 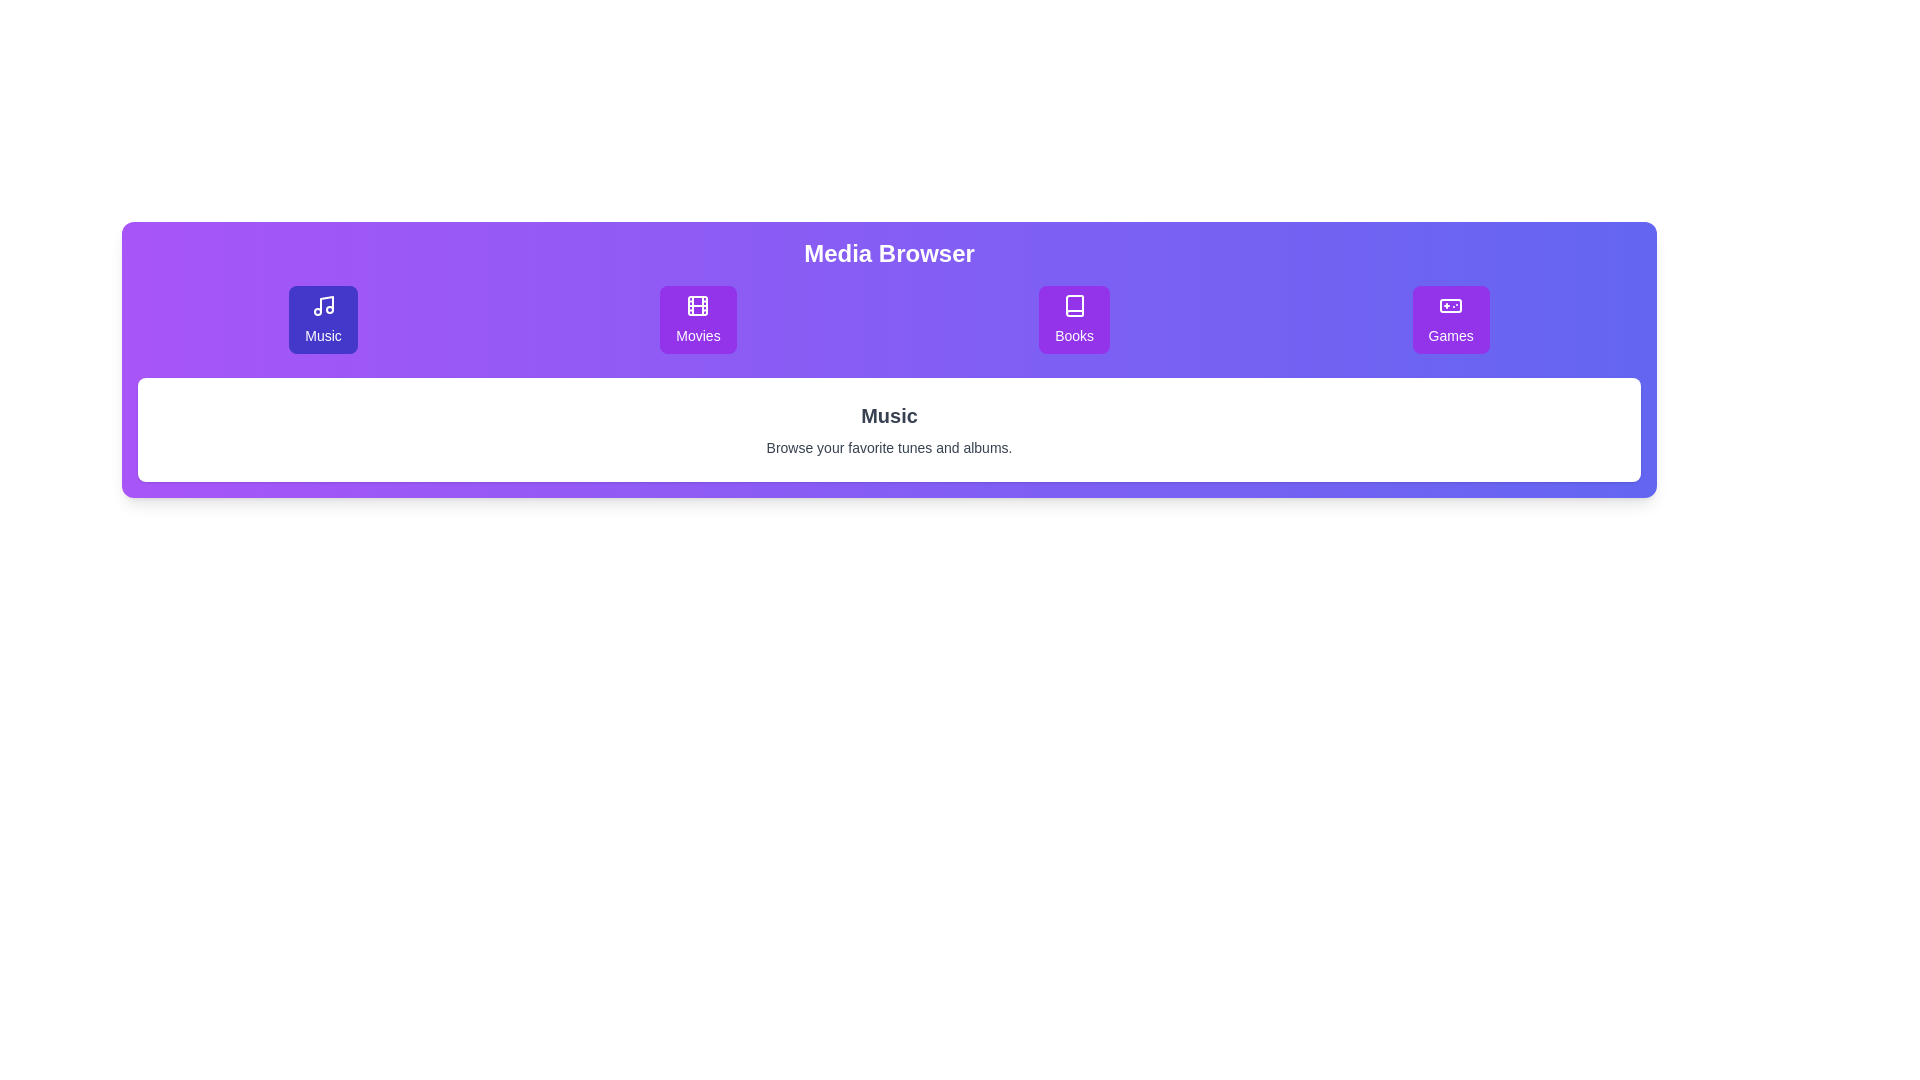 I want to click on the Movies button, which is the second button in a row of four, so click(x=698, y=319).